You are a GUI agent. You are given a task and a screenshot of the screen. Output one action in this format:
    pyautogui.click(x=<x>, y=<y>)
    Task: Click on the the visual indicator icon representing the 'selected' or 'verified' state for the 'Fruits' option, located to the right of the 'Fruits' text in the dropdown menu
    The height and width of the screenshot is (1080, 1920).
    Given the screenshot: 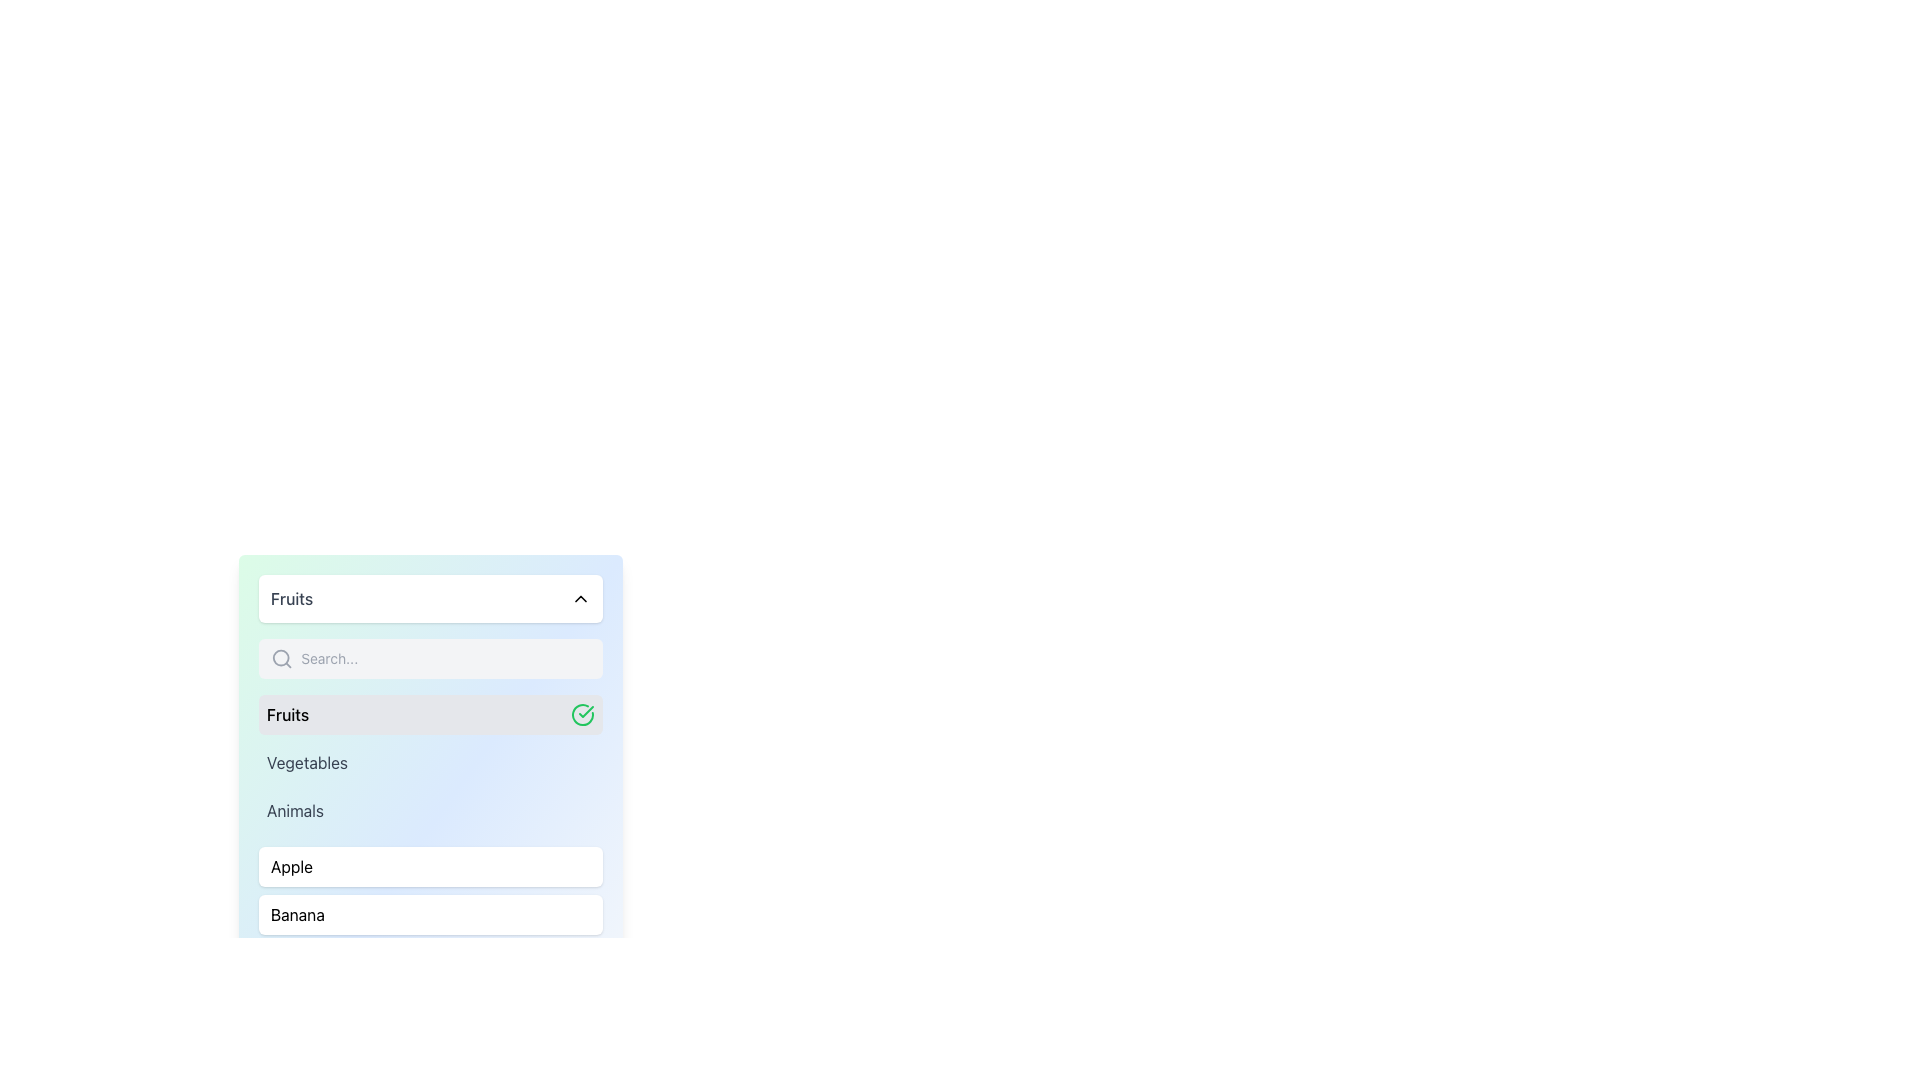 What is the action you would take?
    pyautogui.click(x=585, y=711)
    